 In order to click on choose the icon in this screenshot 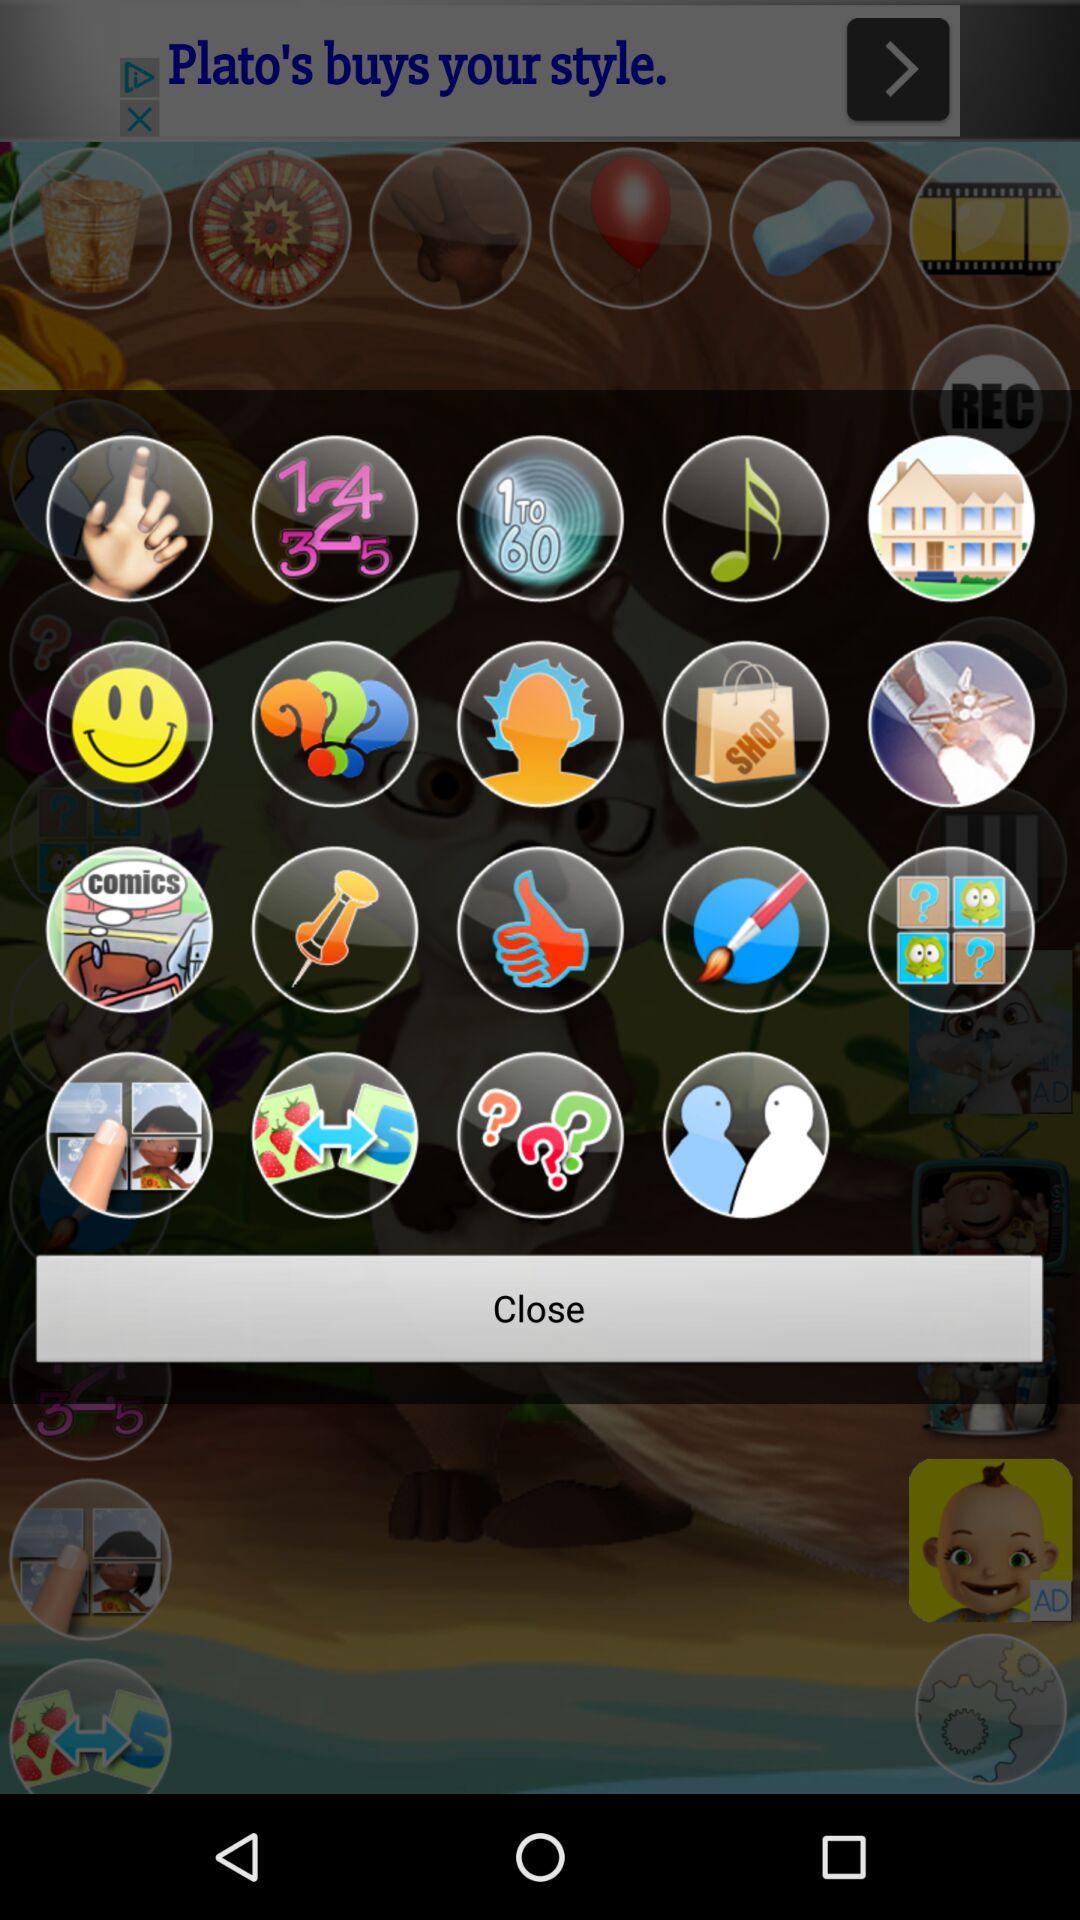, I will do `click(540, 723)`.